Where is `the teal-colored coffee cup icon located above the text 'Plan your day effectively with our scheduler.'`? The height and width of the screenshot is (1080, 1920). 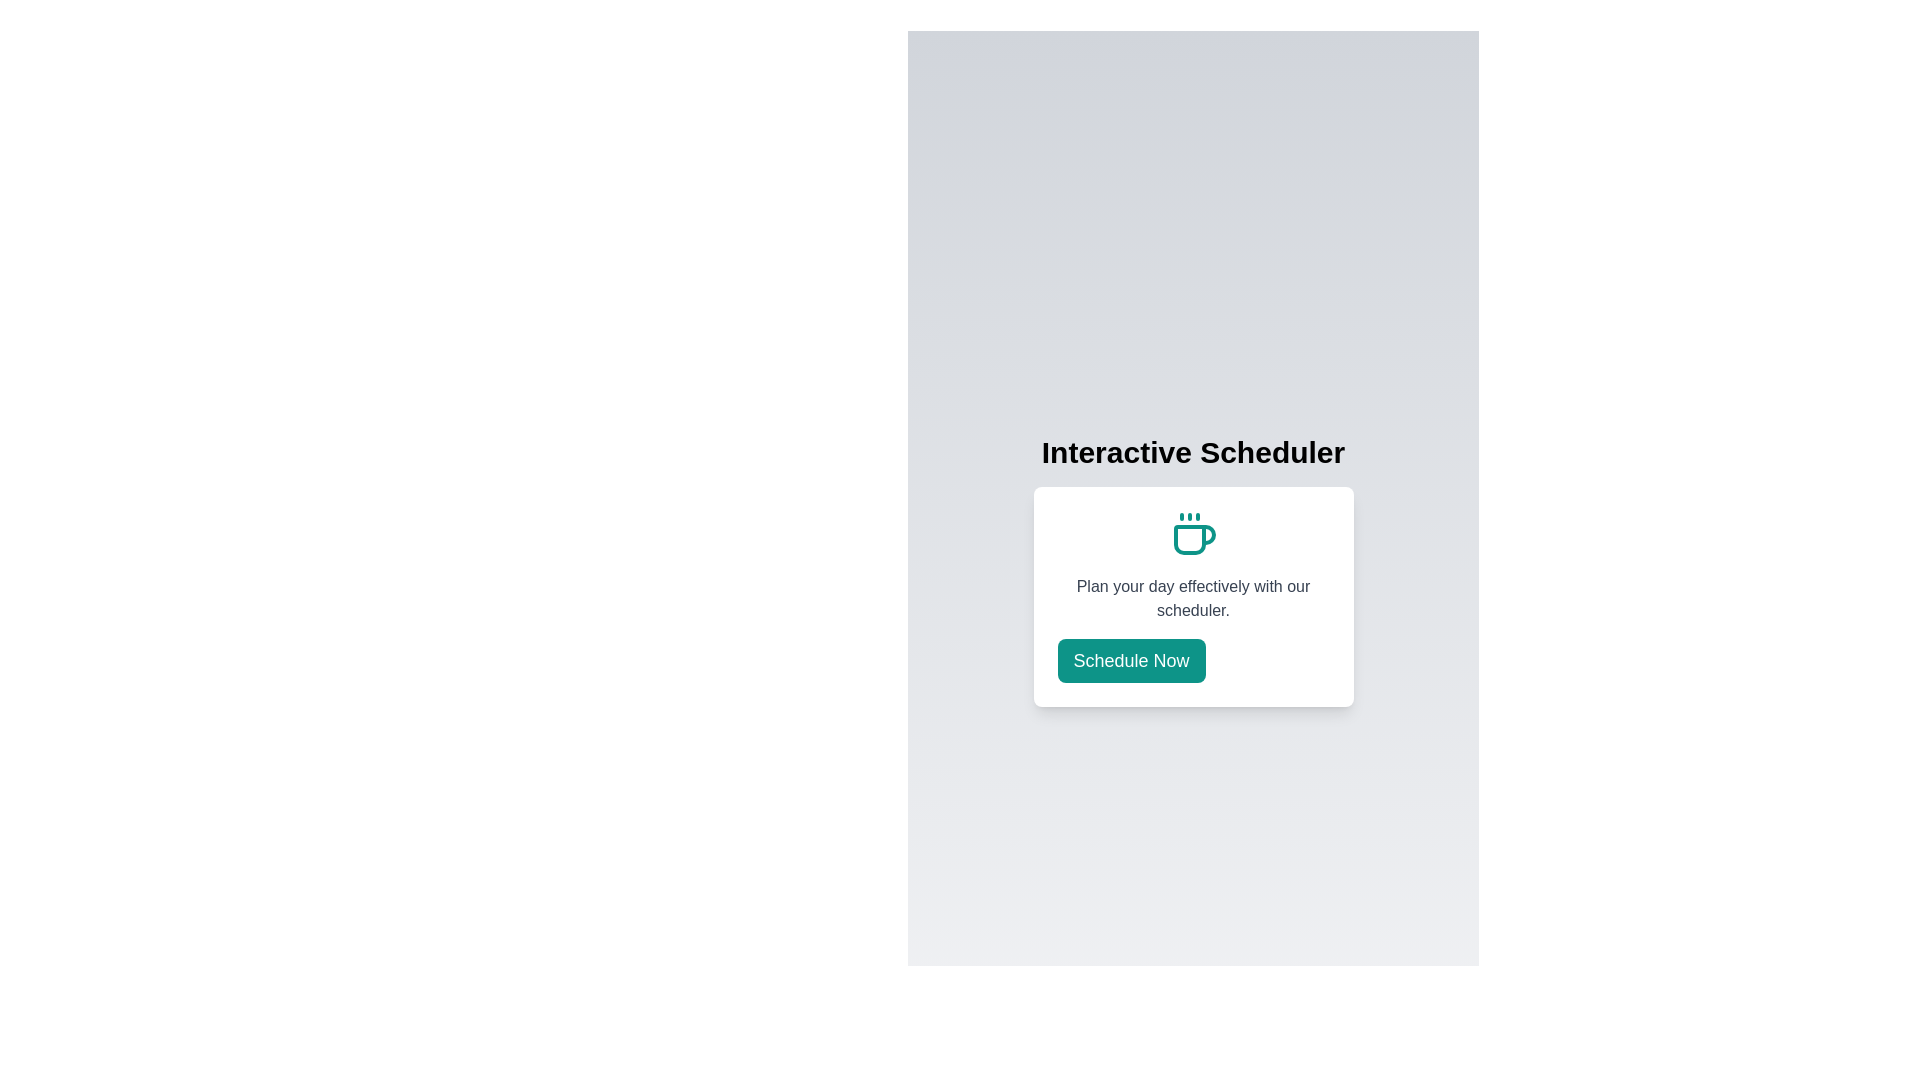 the teal-colored coffee cup icon located above the text 'Plan your day effectively with our scheduler.' is located at coordinates (1193, 534).